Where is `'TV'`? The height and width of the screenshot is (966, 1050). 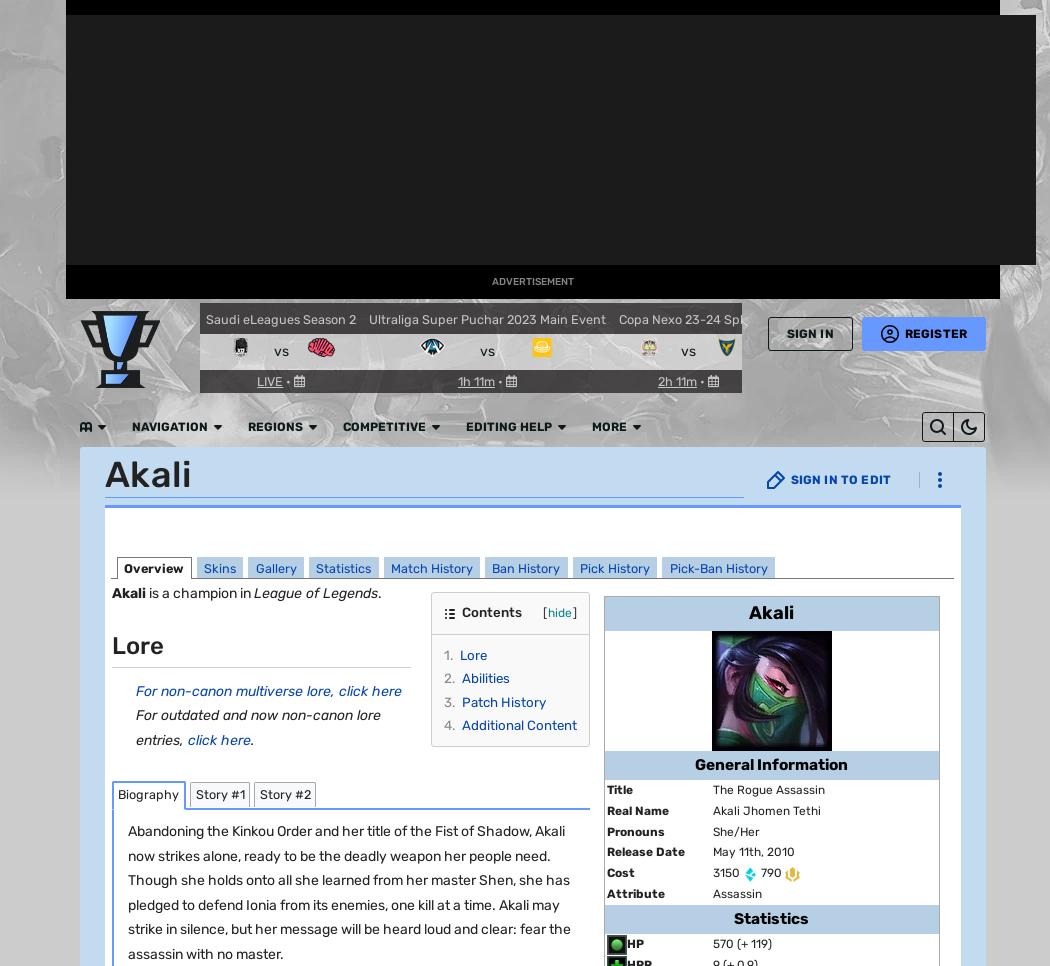 'TV' is located at coordinates (32, 499).